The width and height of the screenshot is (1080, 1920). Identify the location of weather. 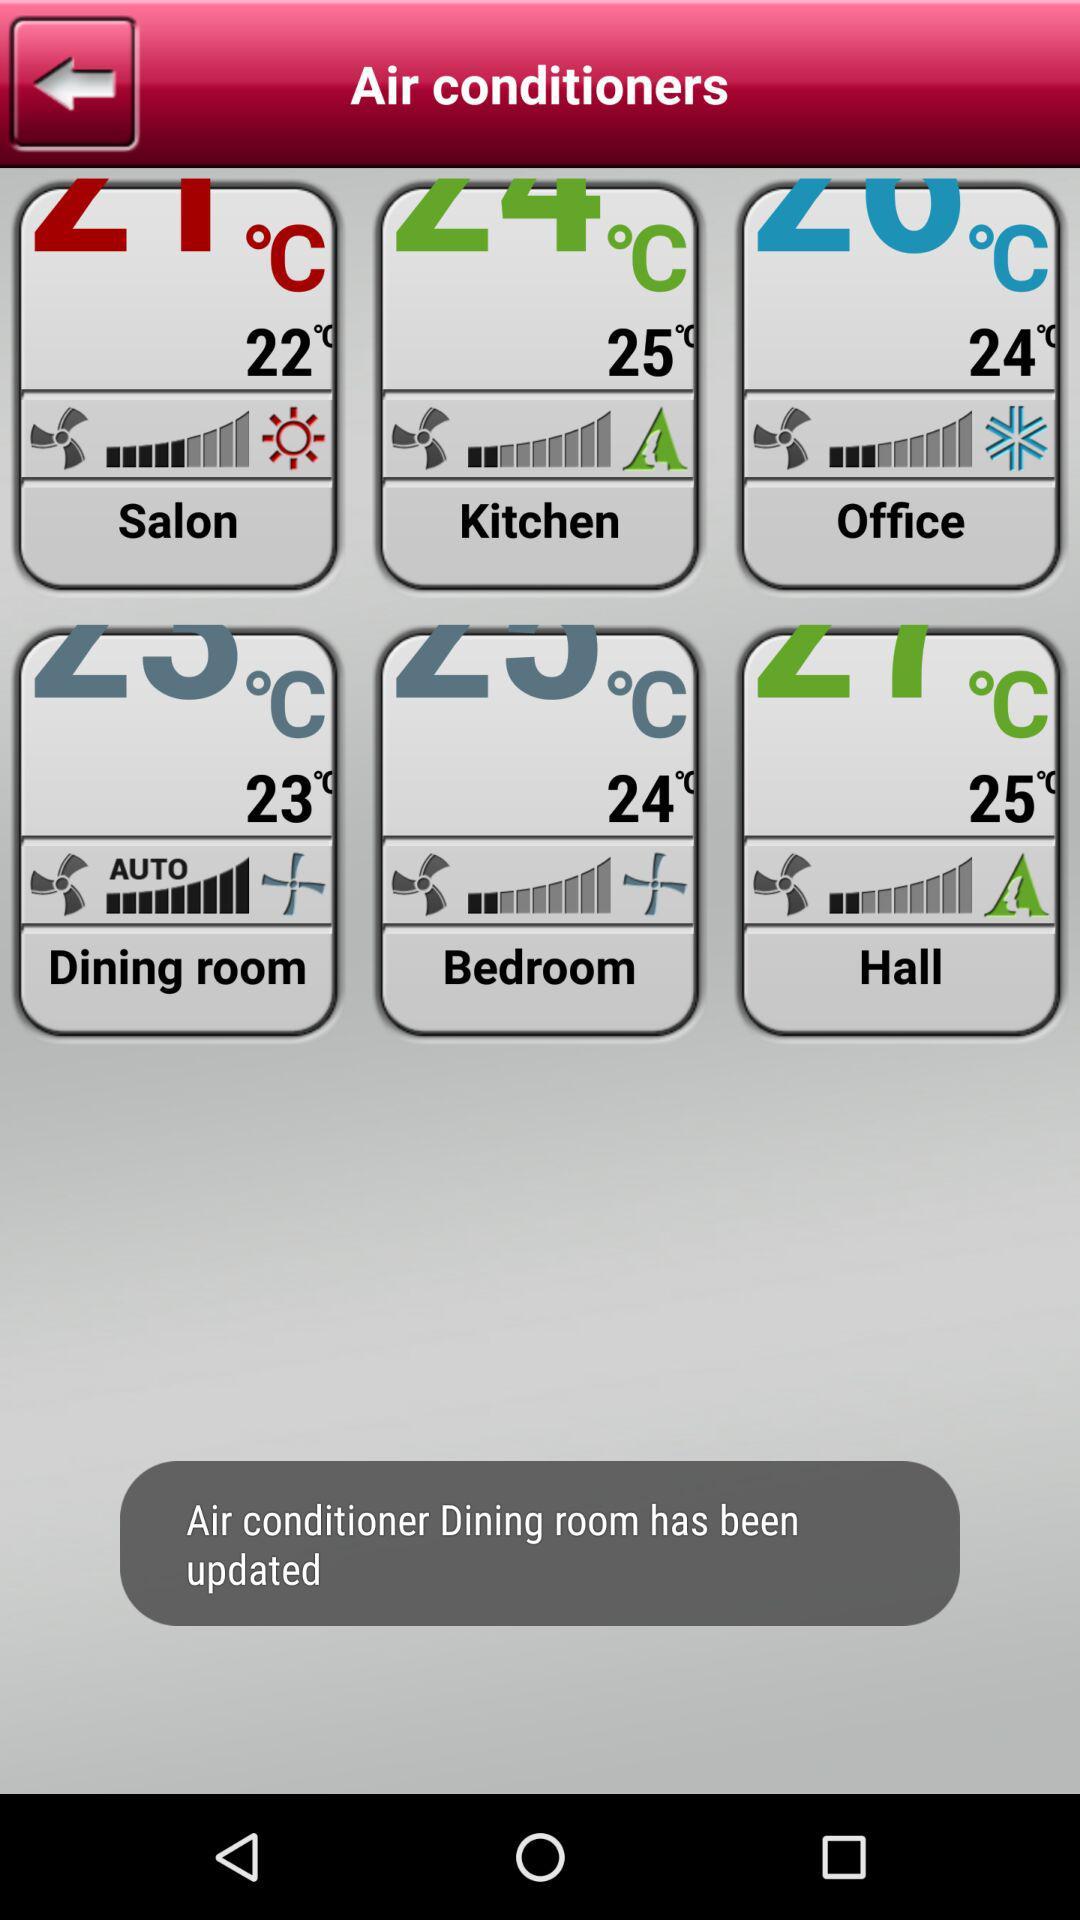
(901, 388).